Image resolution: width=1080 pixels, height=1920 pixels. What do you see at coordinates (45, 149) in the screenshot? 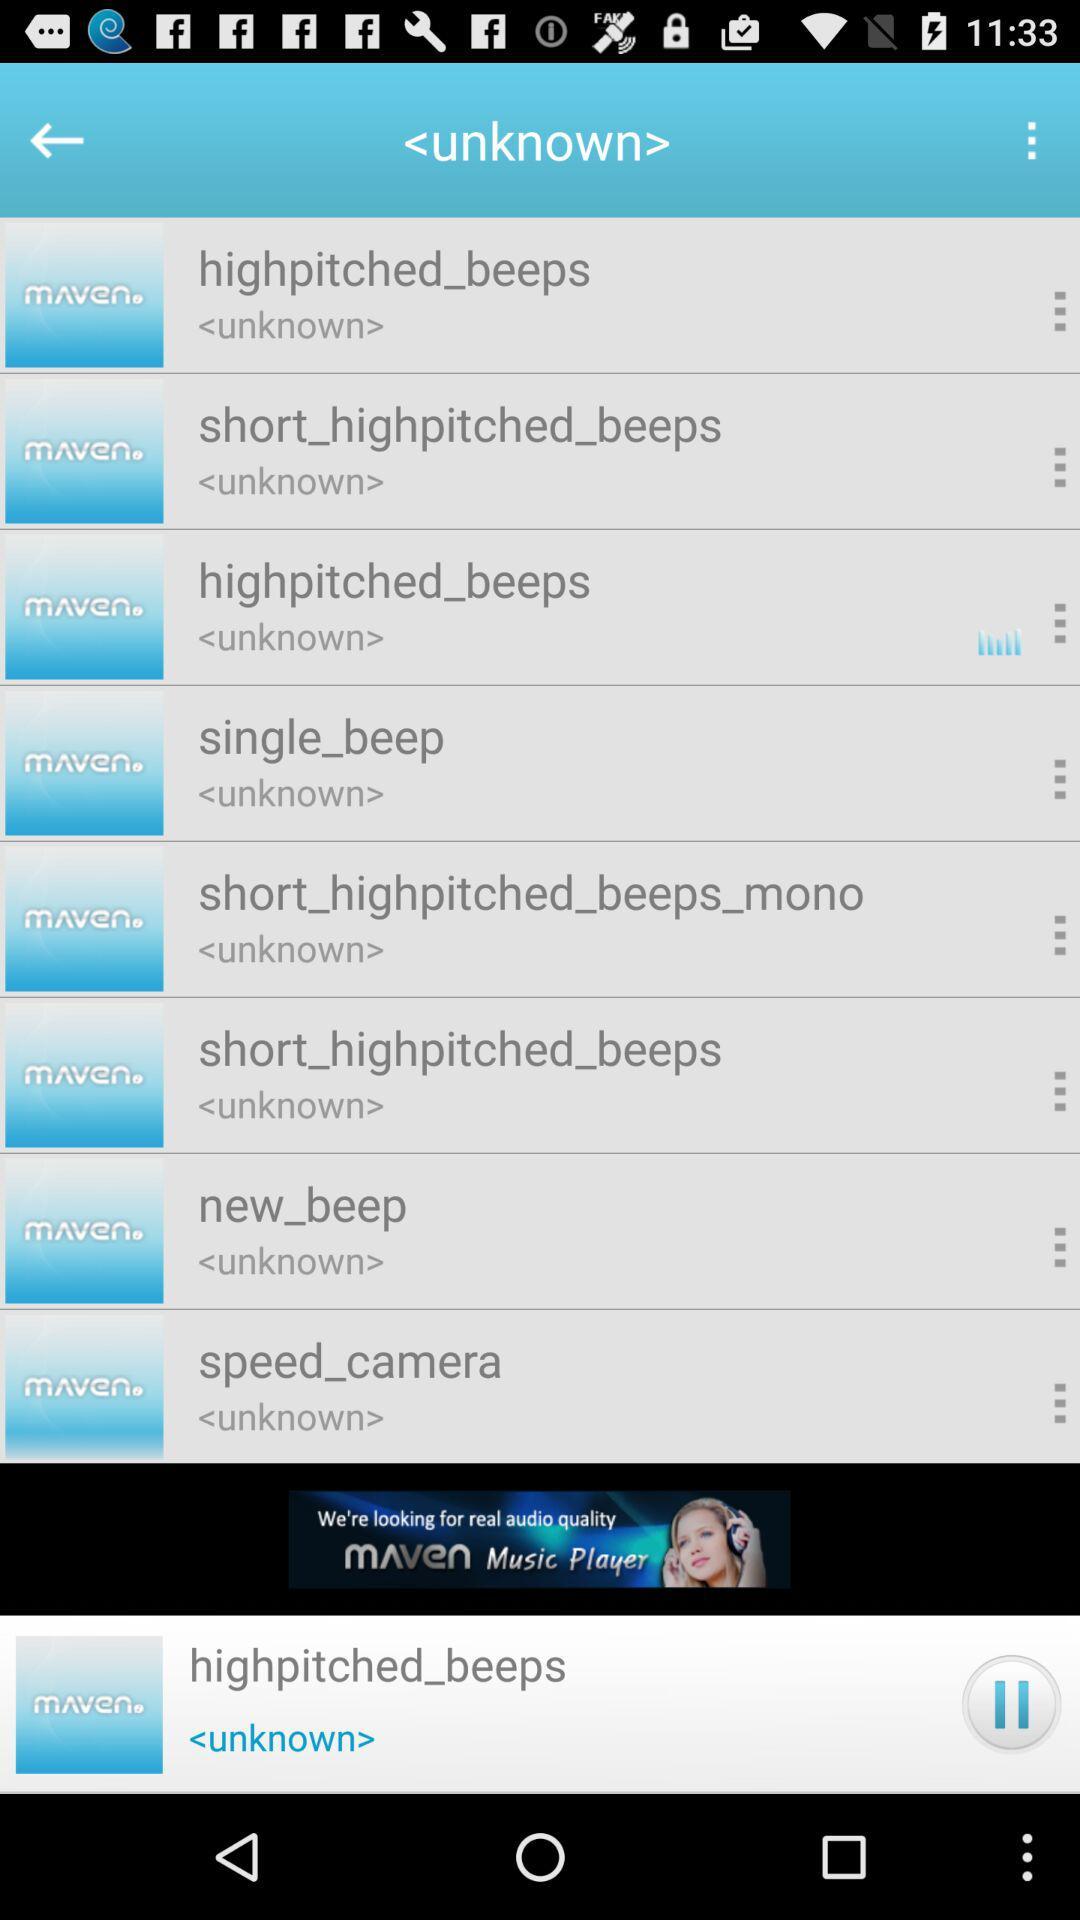
I see `the arrow_backward icon` at bounding box center [45, 149].